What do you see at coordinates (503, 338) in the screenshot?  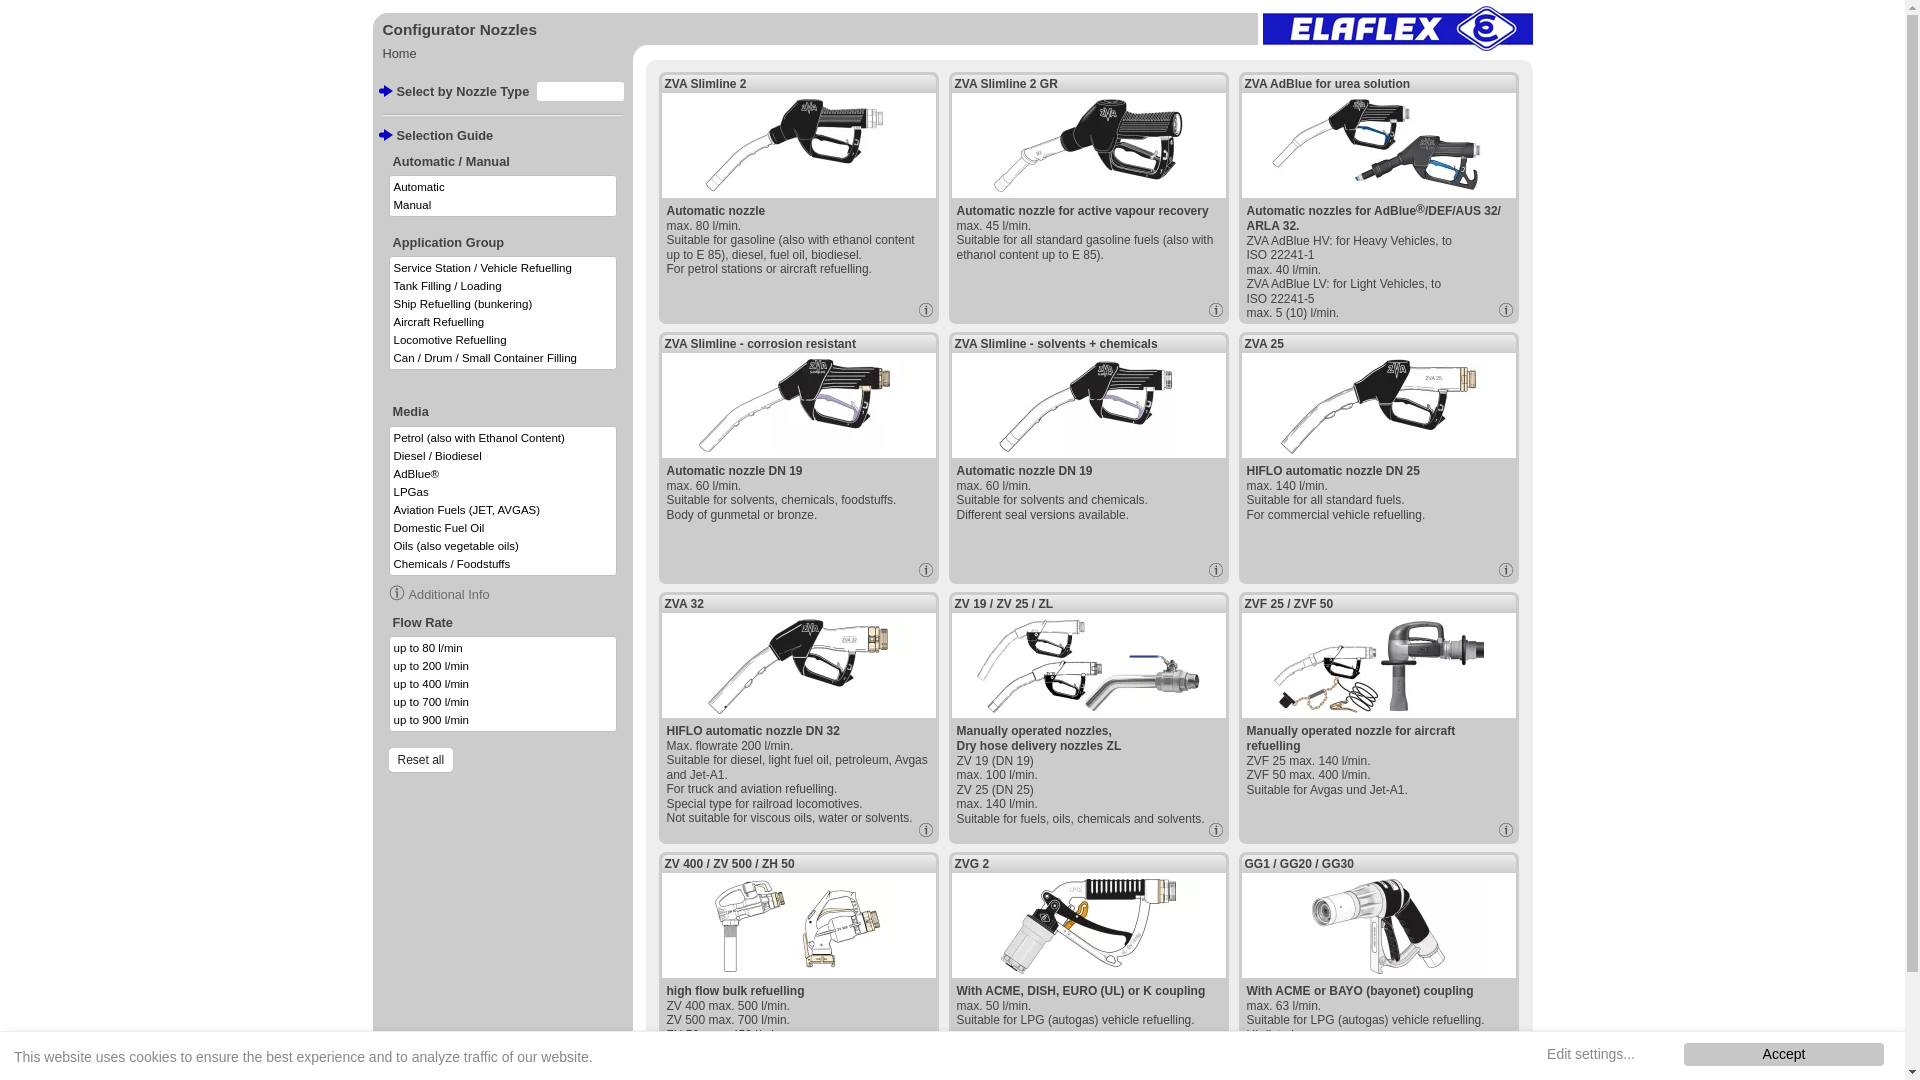 I see `'Locomotive Refuelling'` at bounding box center [503, 338].